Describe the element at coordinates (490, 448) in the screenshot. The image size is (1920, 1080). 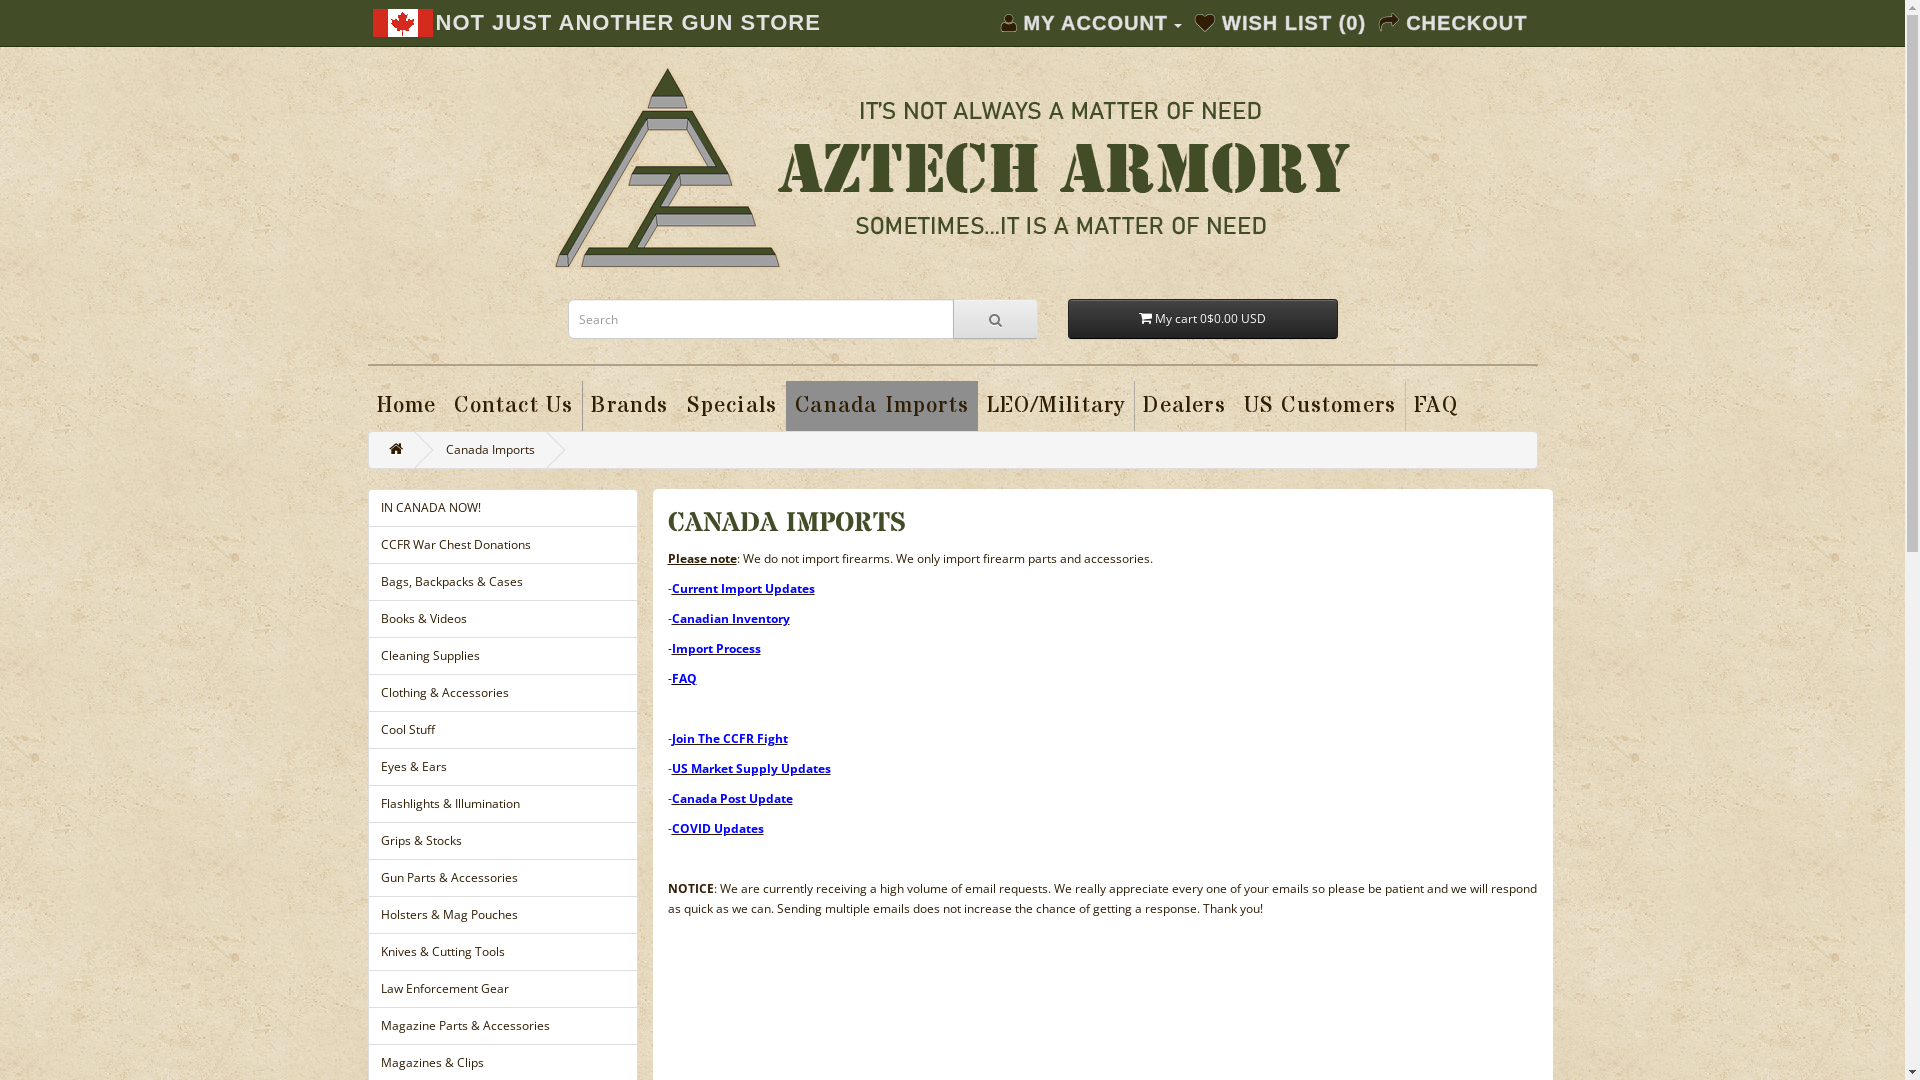
I see `'Canada Imports'` at that location.